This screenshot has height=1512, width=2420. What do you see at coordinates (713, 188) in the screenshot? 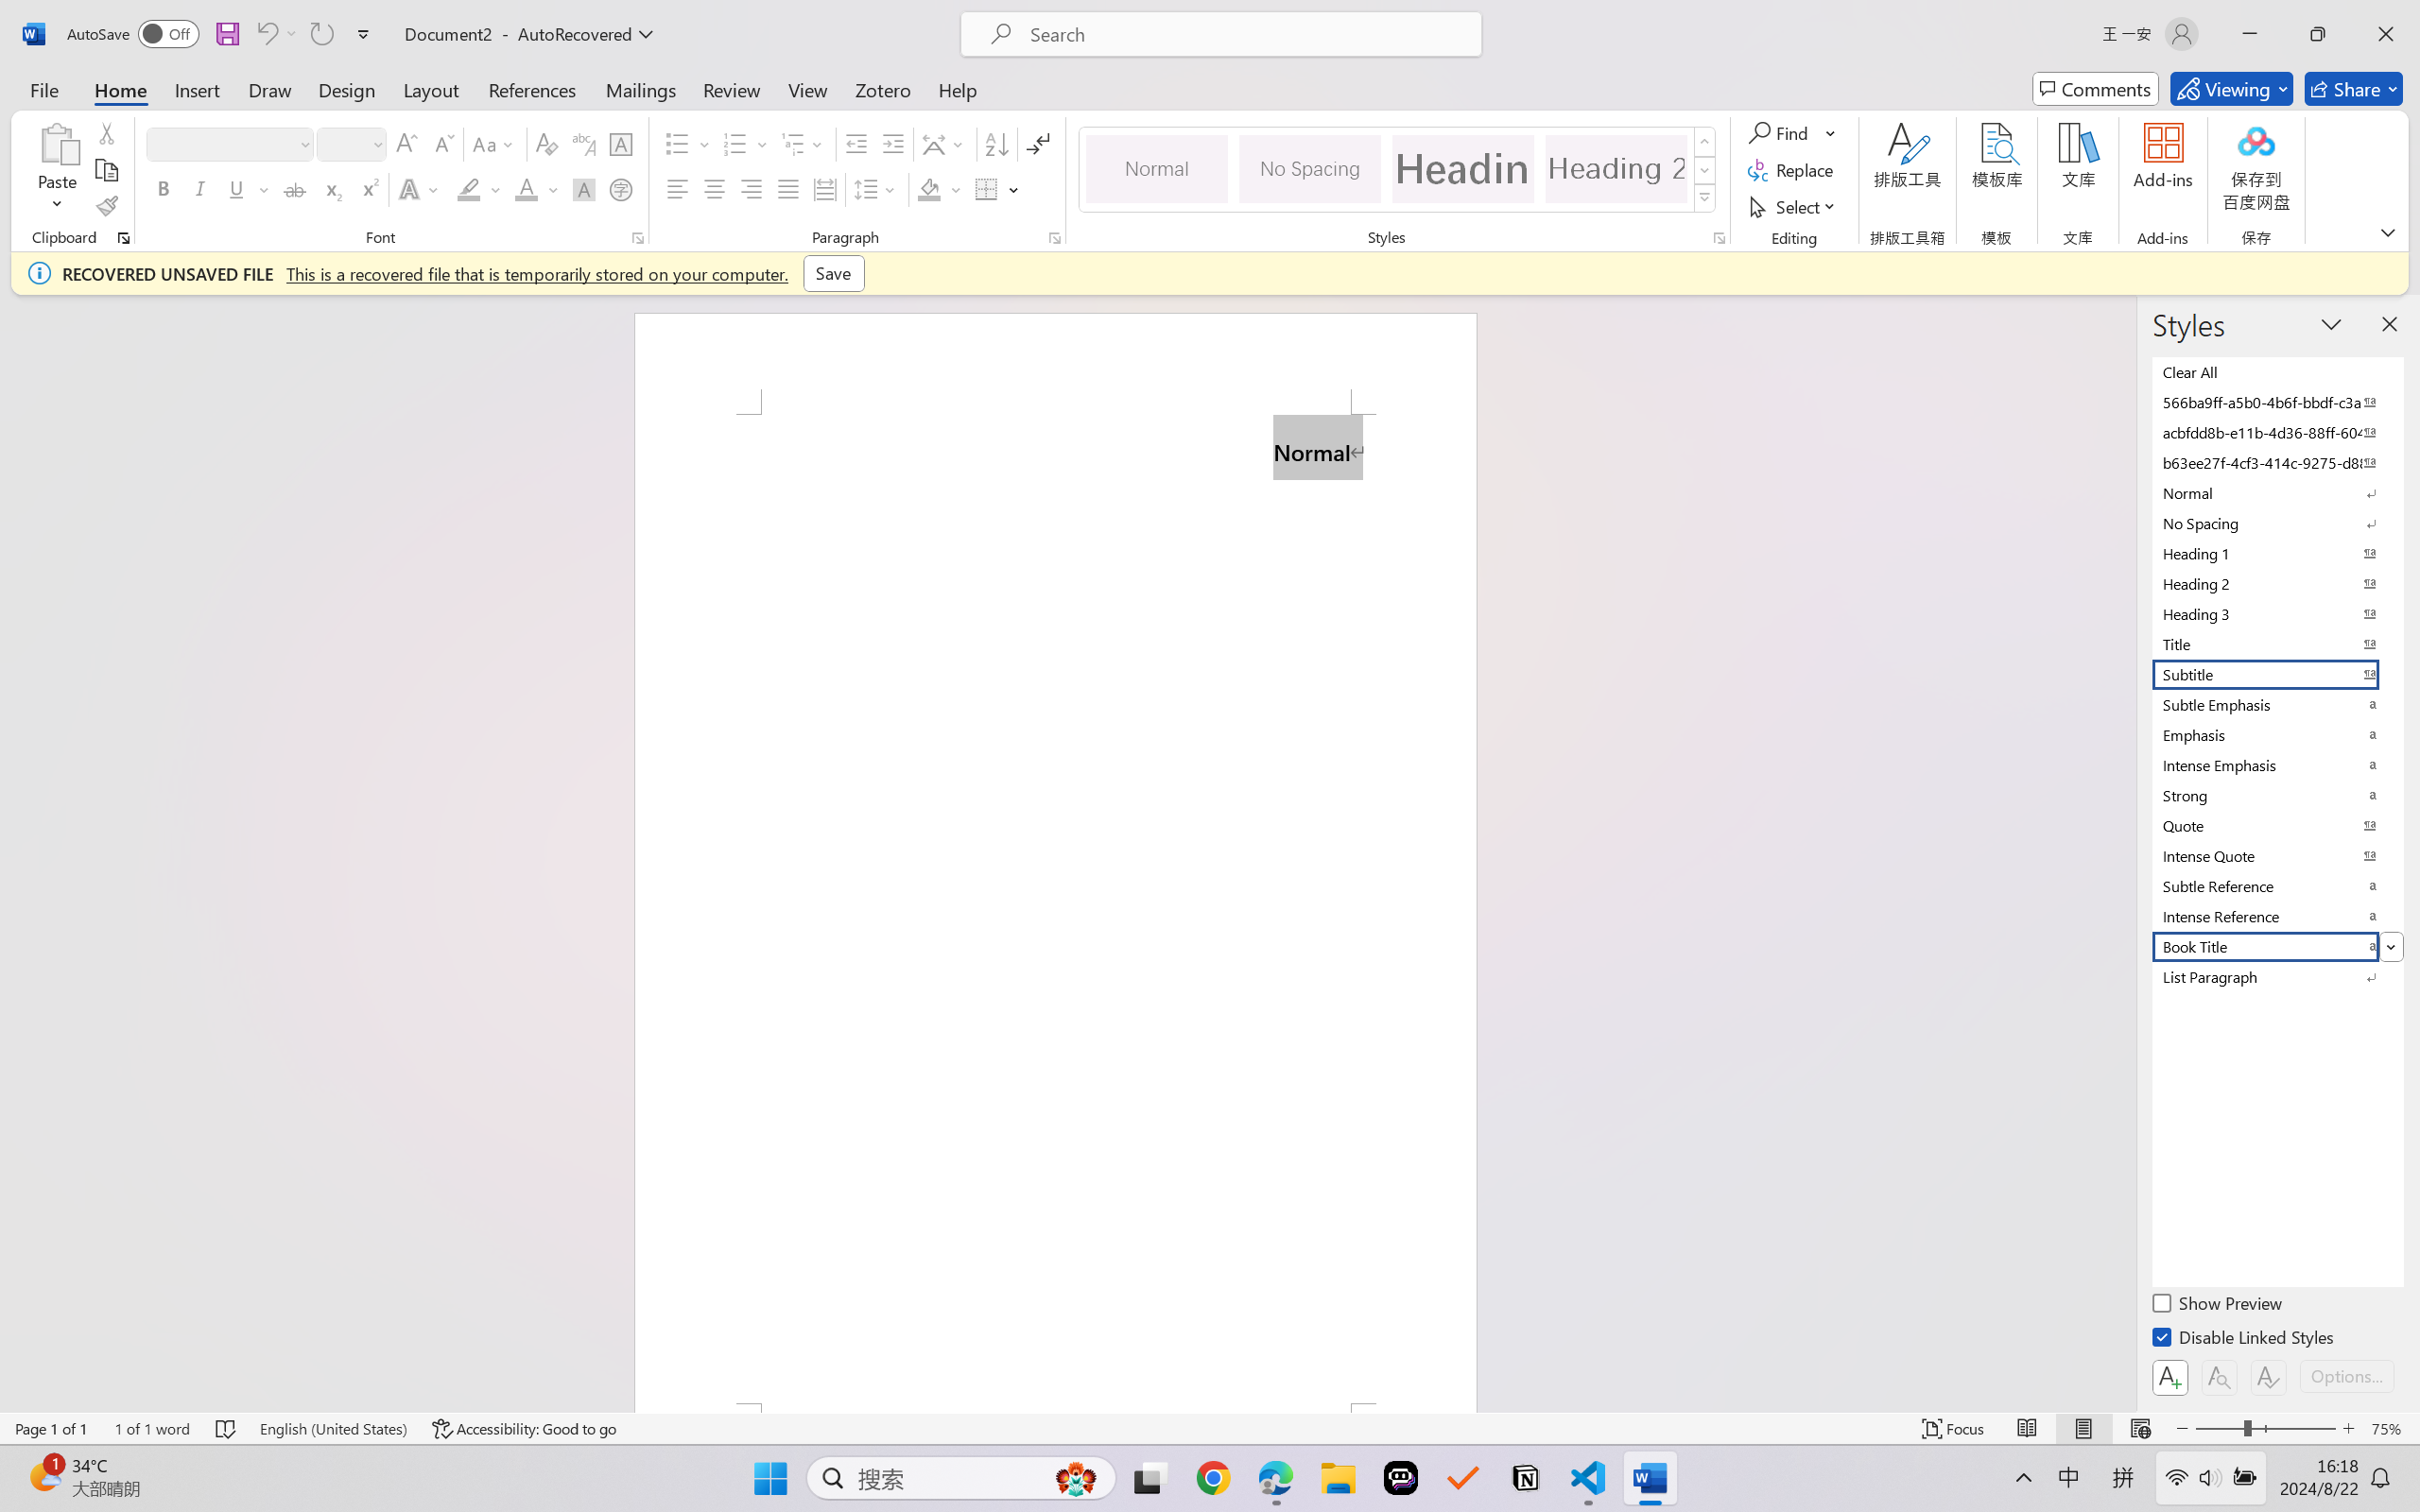
I see `'Center'` at bounding box center [713, 188].